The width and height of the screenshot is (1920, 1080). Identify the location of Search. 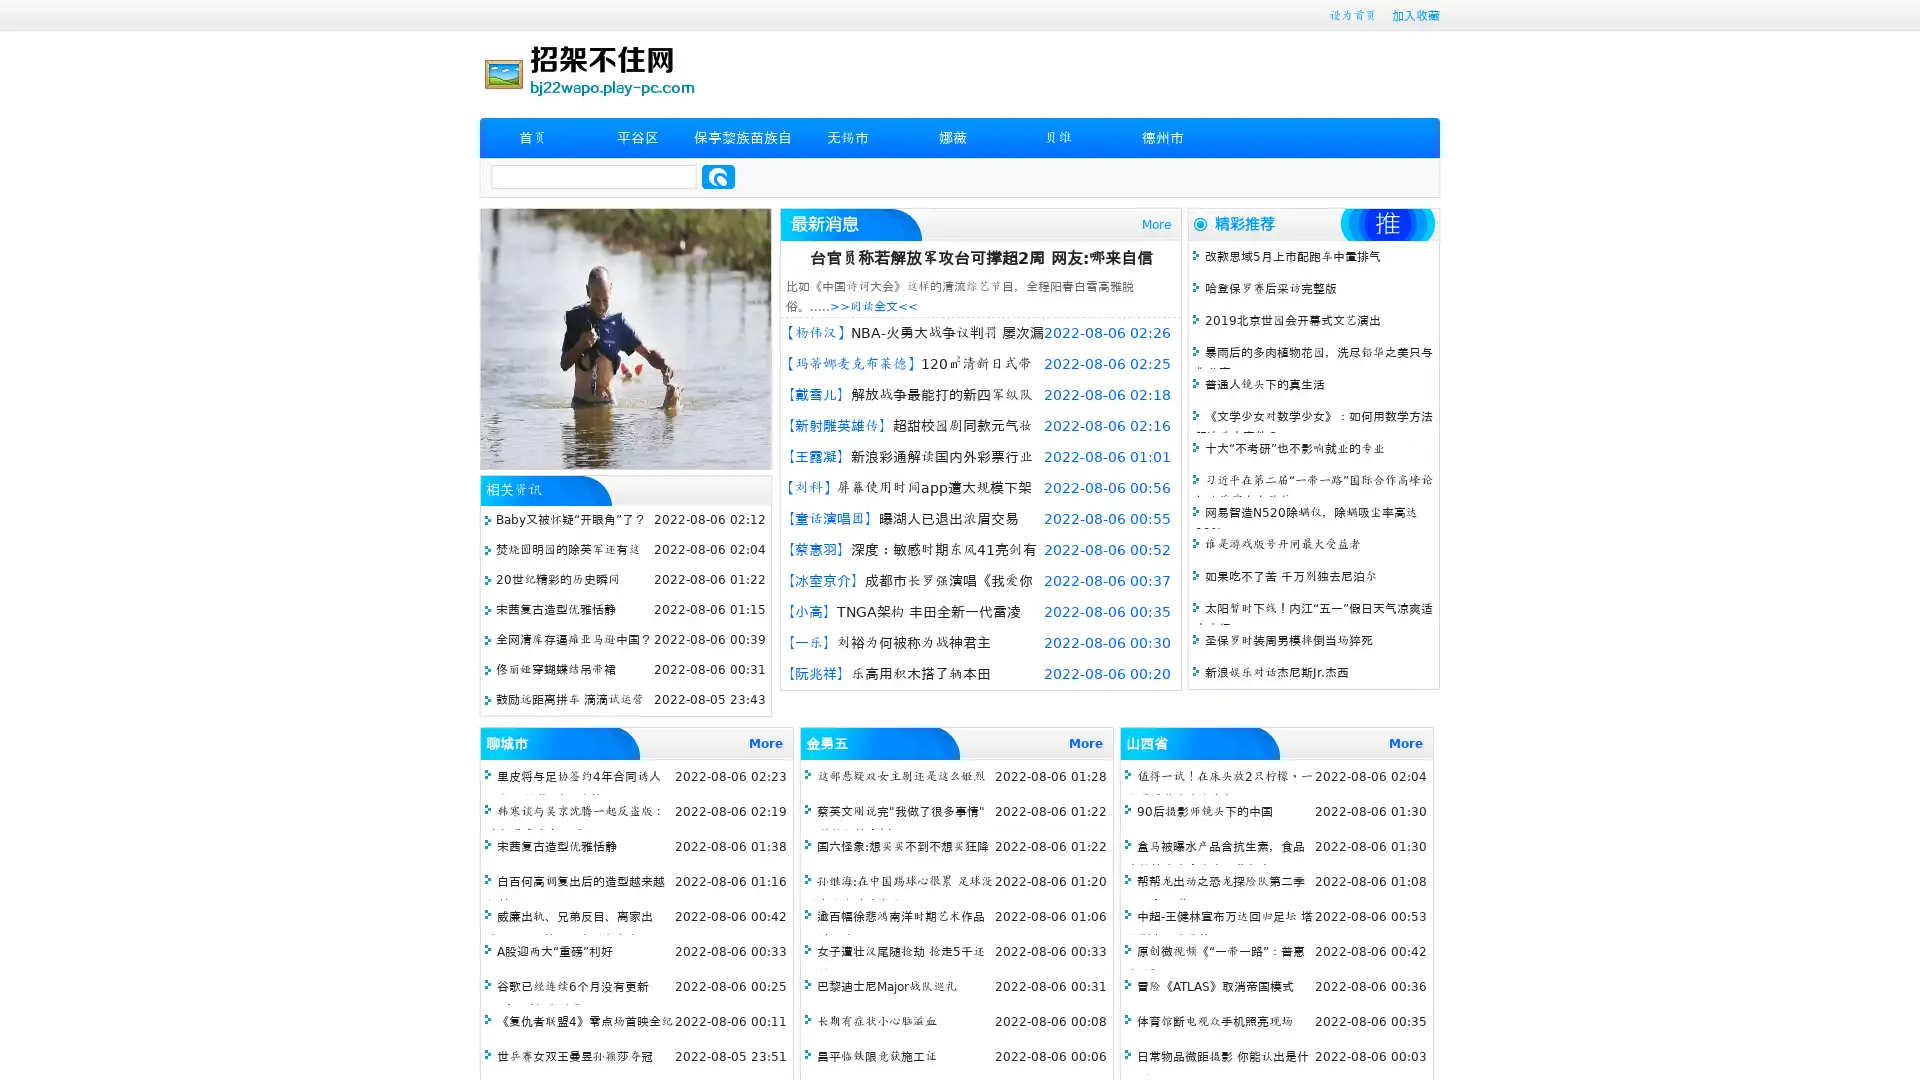
(718, 176).